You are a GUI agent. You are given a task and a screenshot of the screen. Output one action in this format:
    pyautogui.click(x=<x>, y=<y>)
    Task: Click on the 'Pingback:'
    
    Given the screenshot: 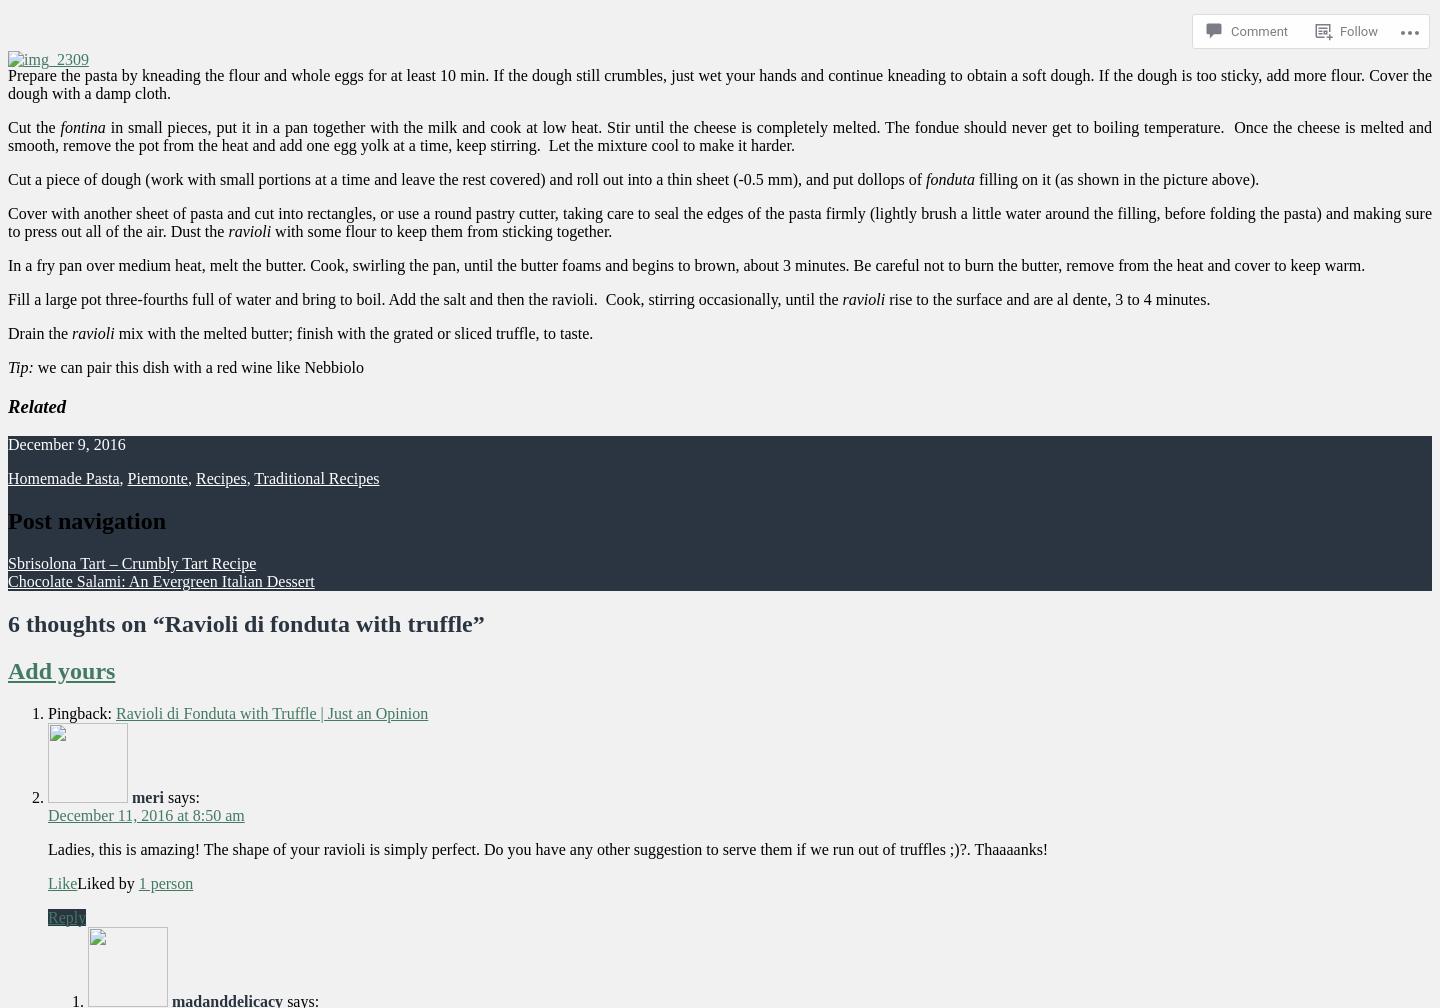 What is the action you would take?
    pyautogui.click(x=81, y=712)
    